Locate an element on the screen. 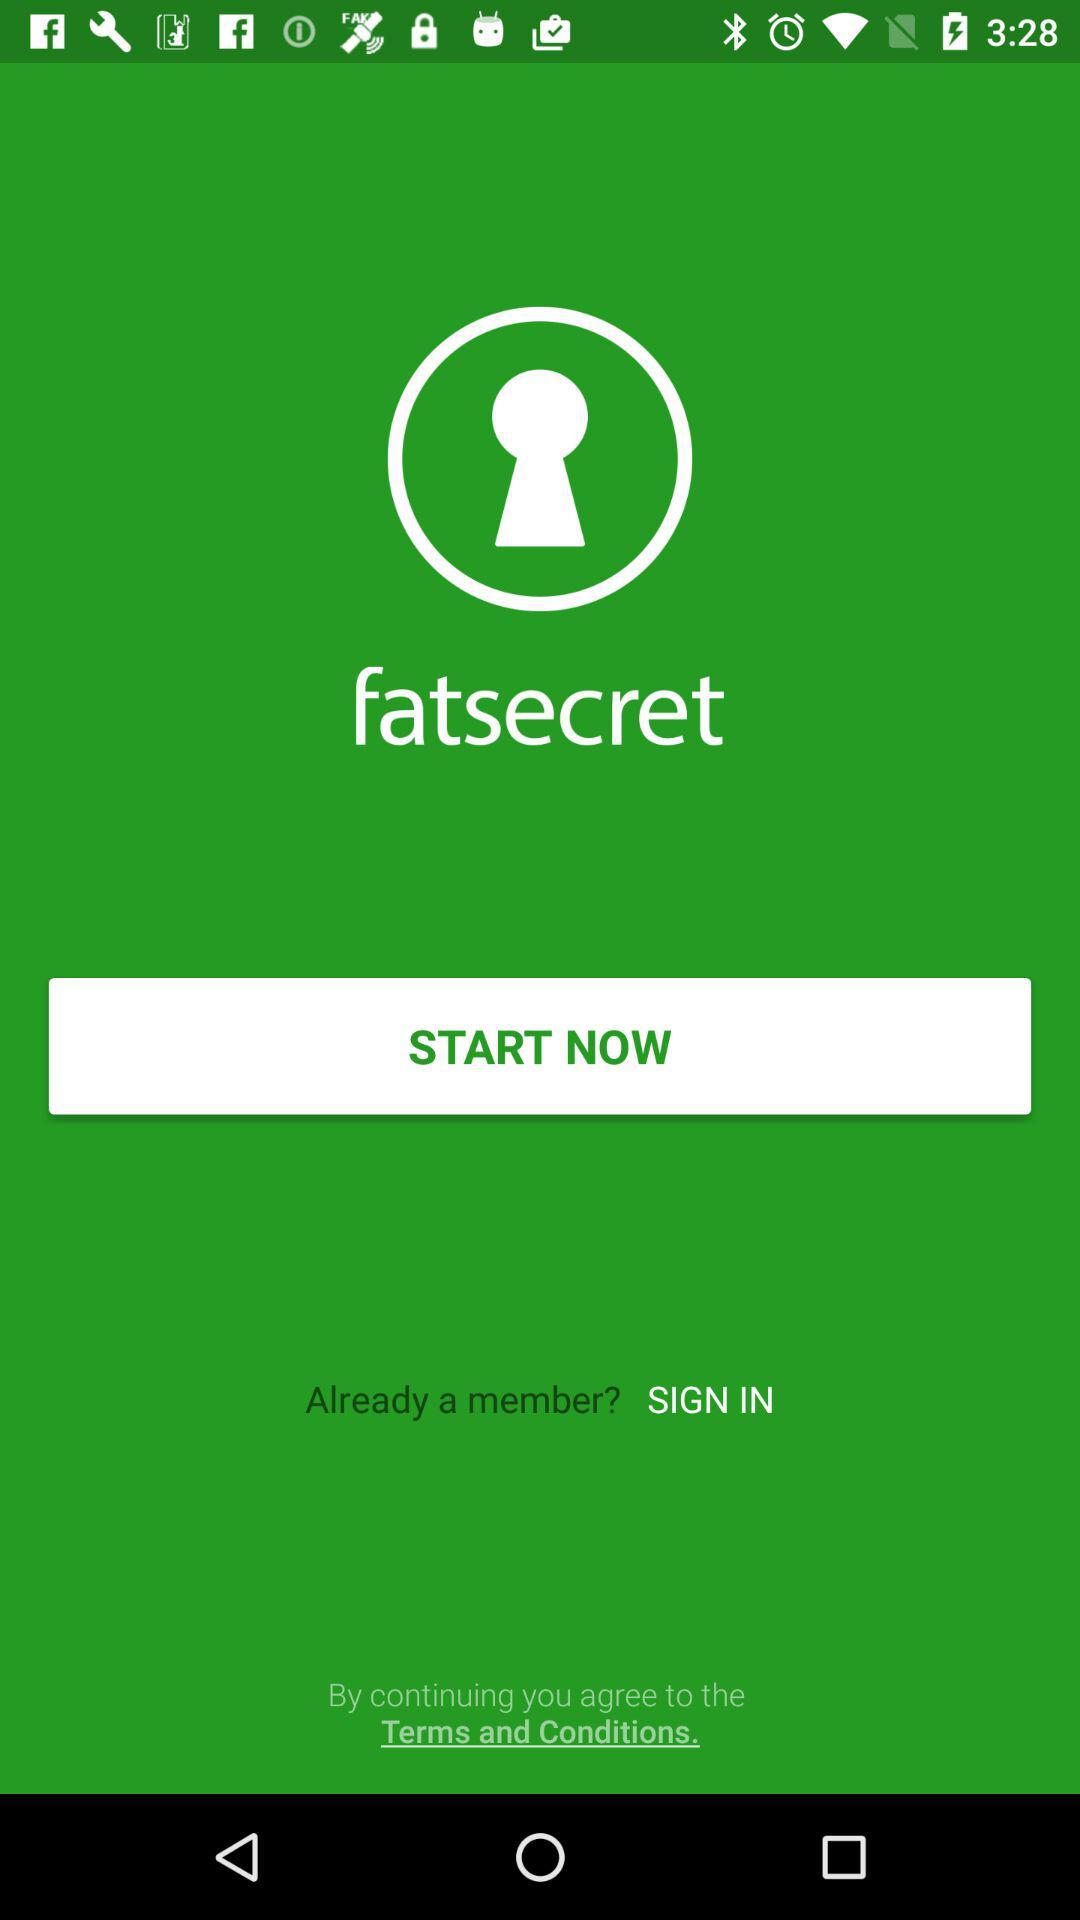 The height and width of the screenshot is (1920, 1080). by continuing you item is located at coordinates (540, 1711).